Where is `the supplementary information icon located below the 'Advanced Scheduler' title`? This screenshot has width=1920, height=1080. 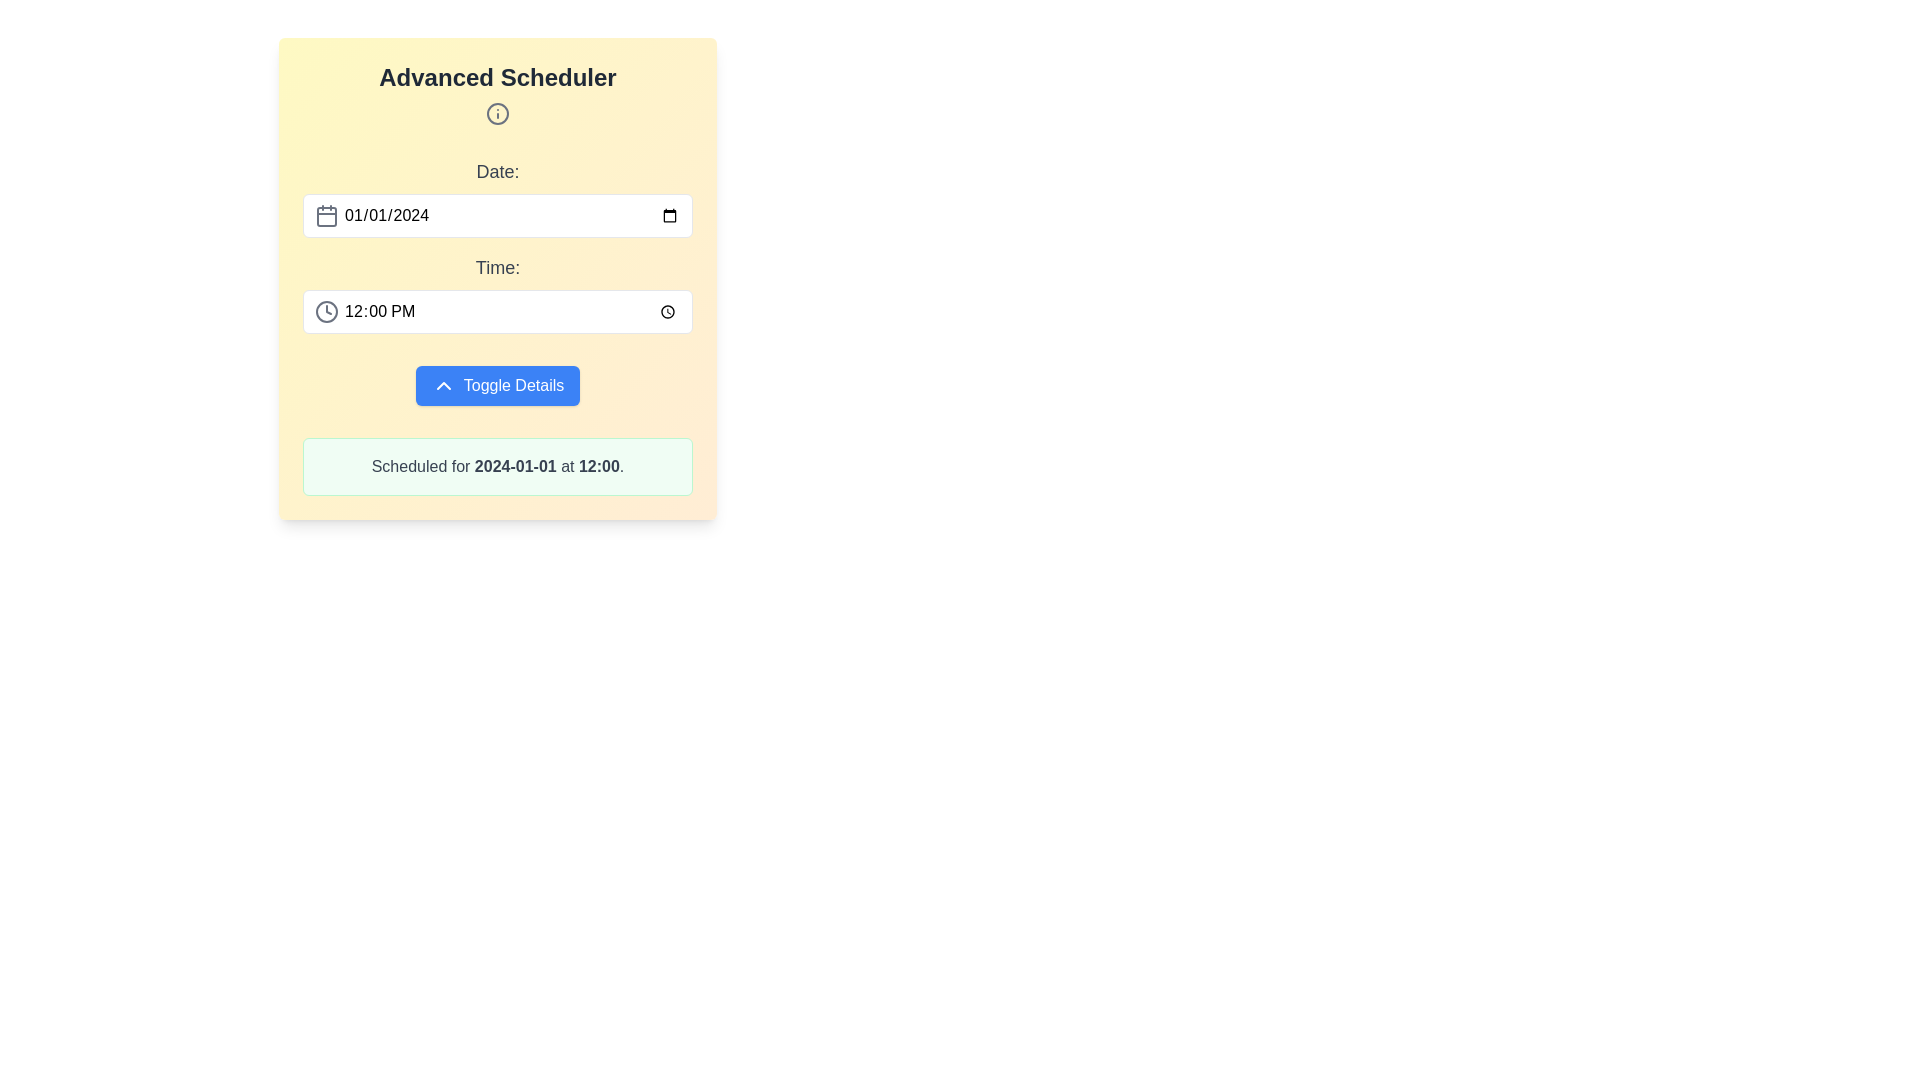 the supplementary information icon located below the 'Advanced Scheduler' title is located at coordinates (498, 93).